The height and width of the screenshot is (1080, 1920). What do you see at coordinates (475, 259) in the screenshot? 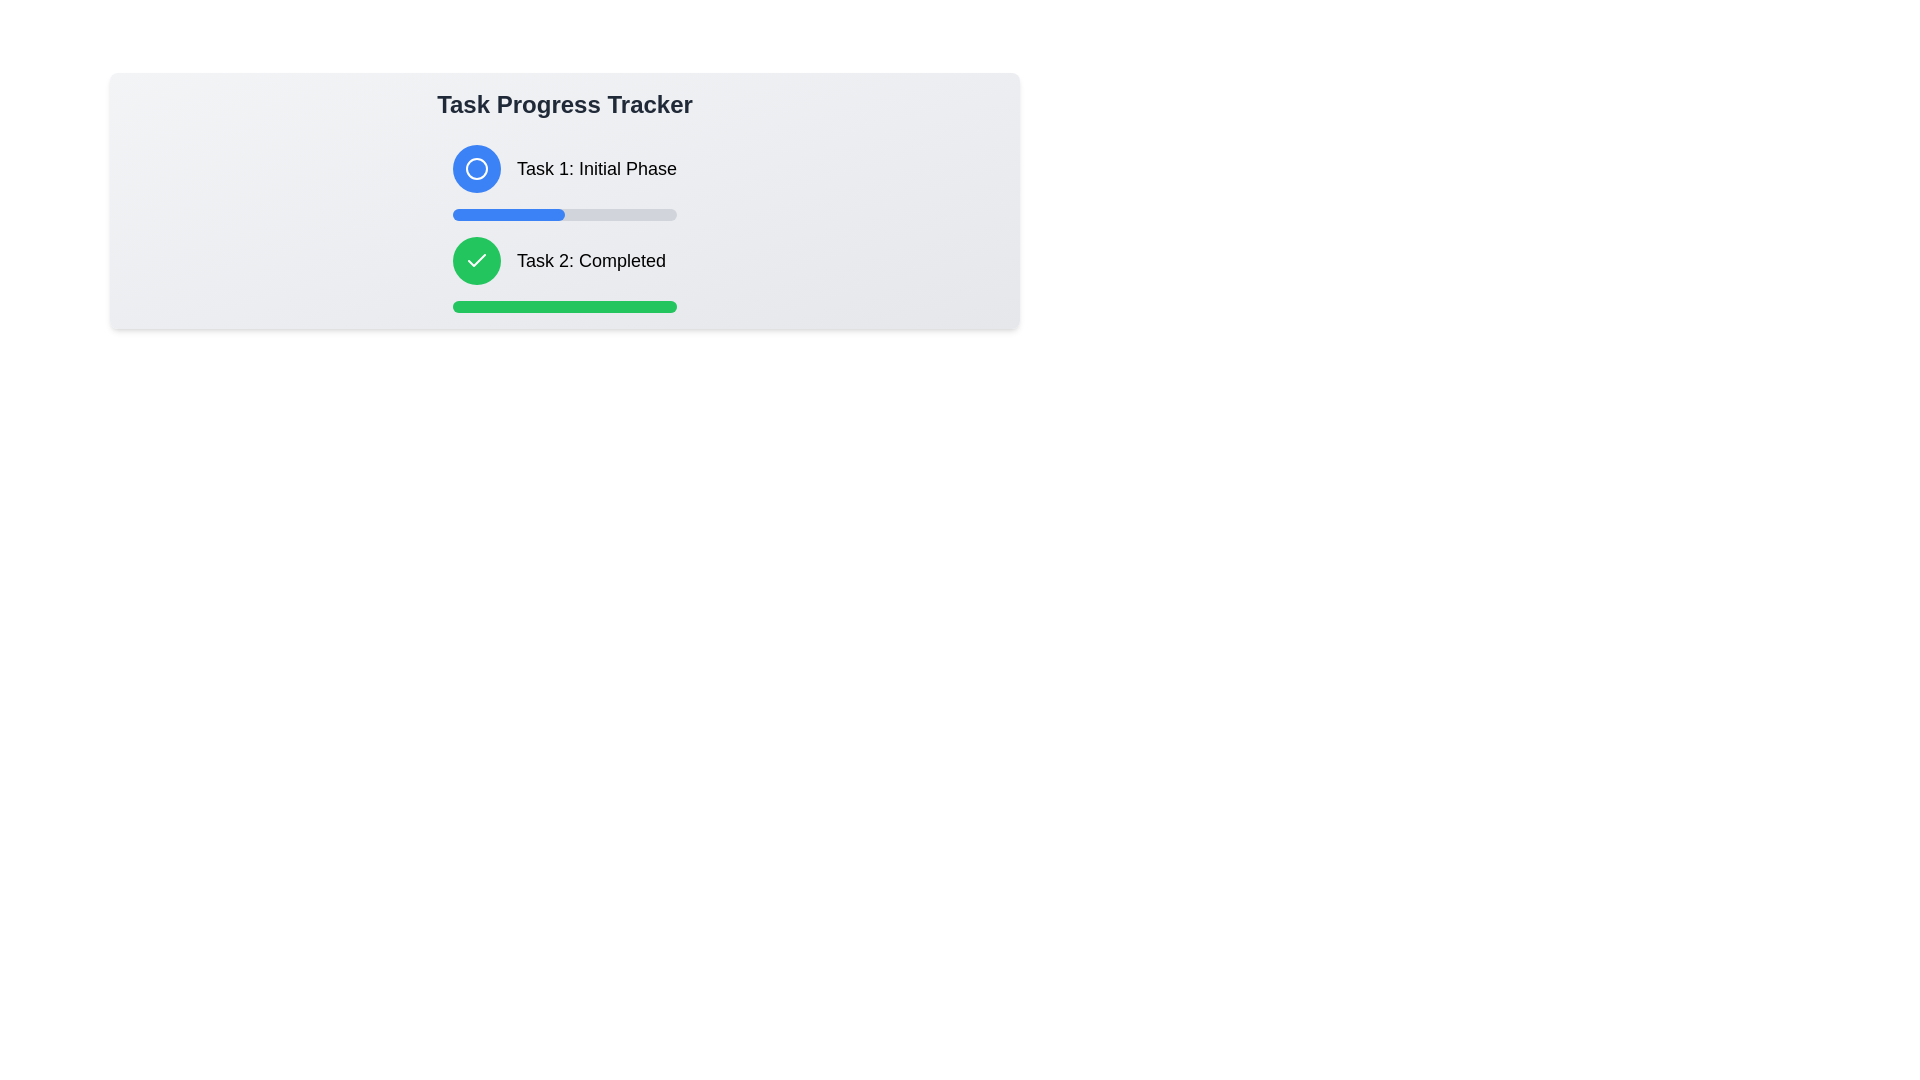
I see `the checkmark symbol icon, which is a white checkmark within a green circular background, located to the left of the label 'Task 2: Completed'` at bounding box center [475, 259].